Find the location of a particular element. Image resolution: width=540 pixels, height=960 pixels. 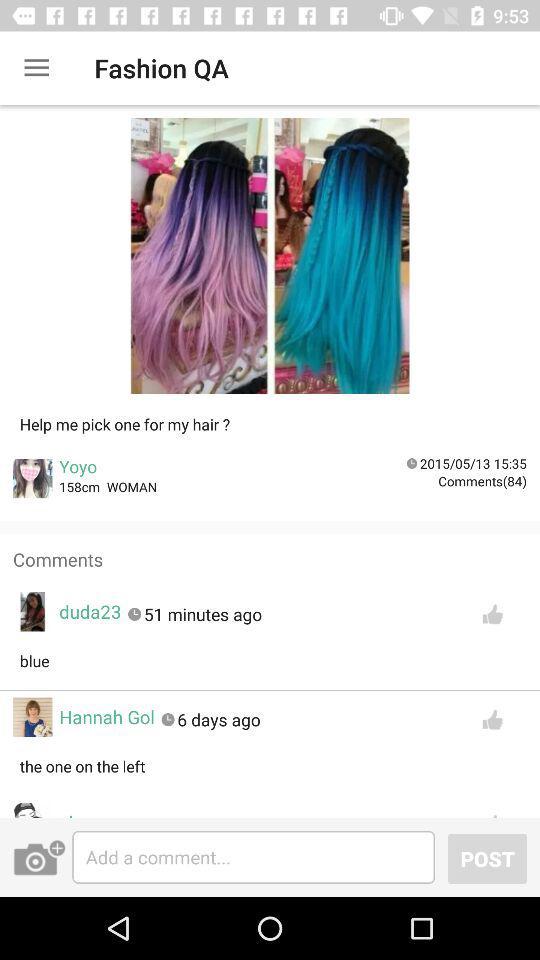

click like option is located at coordinates (491, 613).